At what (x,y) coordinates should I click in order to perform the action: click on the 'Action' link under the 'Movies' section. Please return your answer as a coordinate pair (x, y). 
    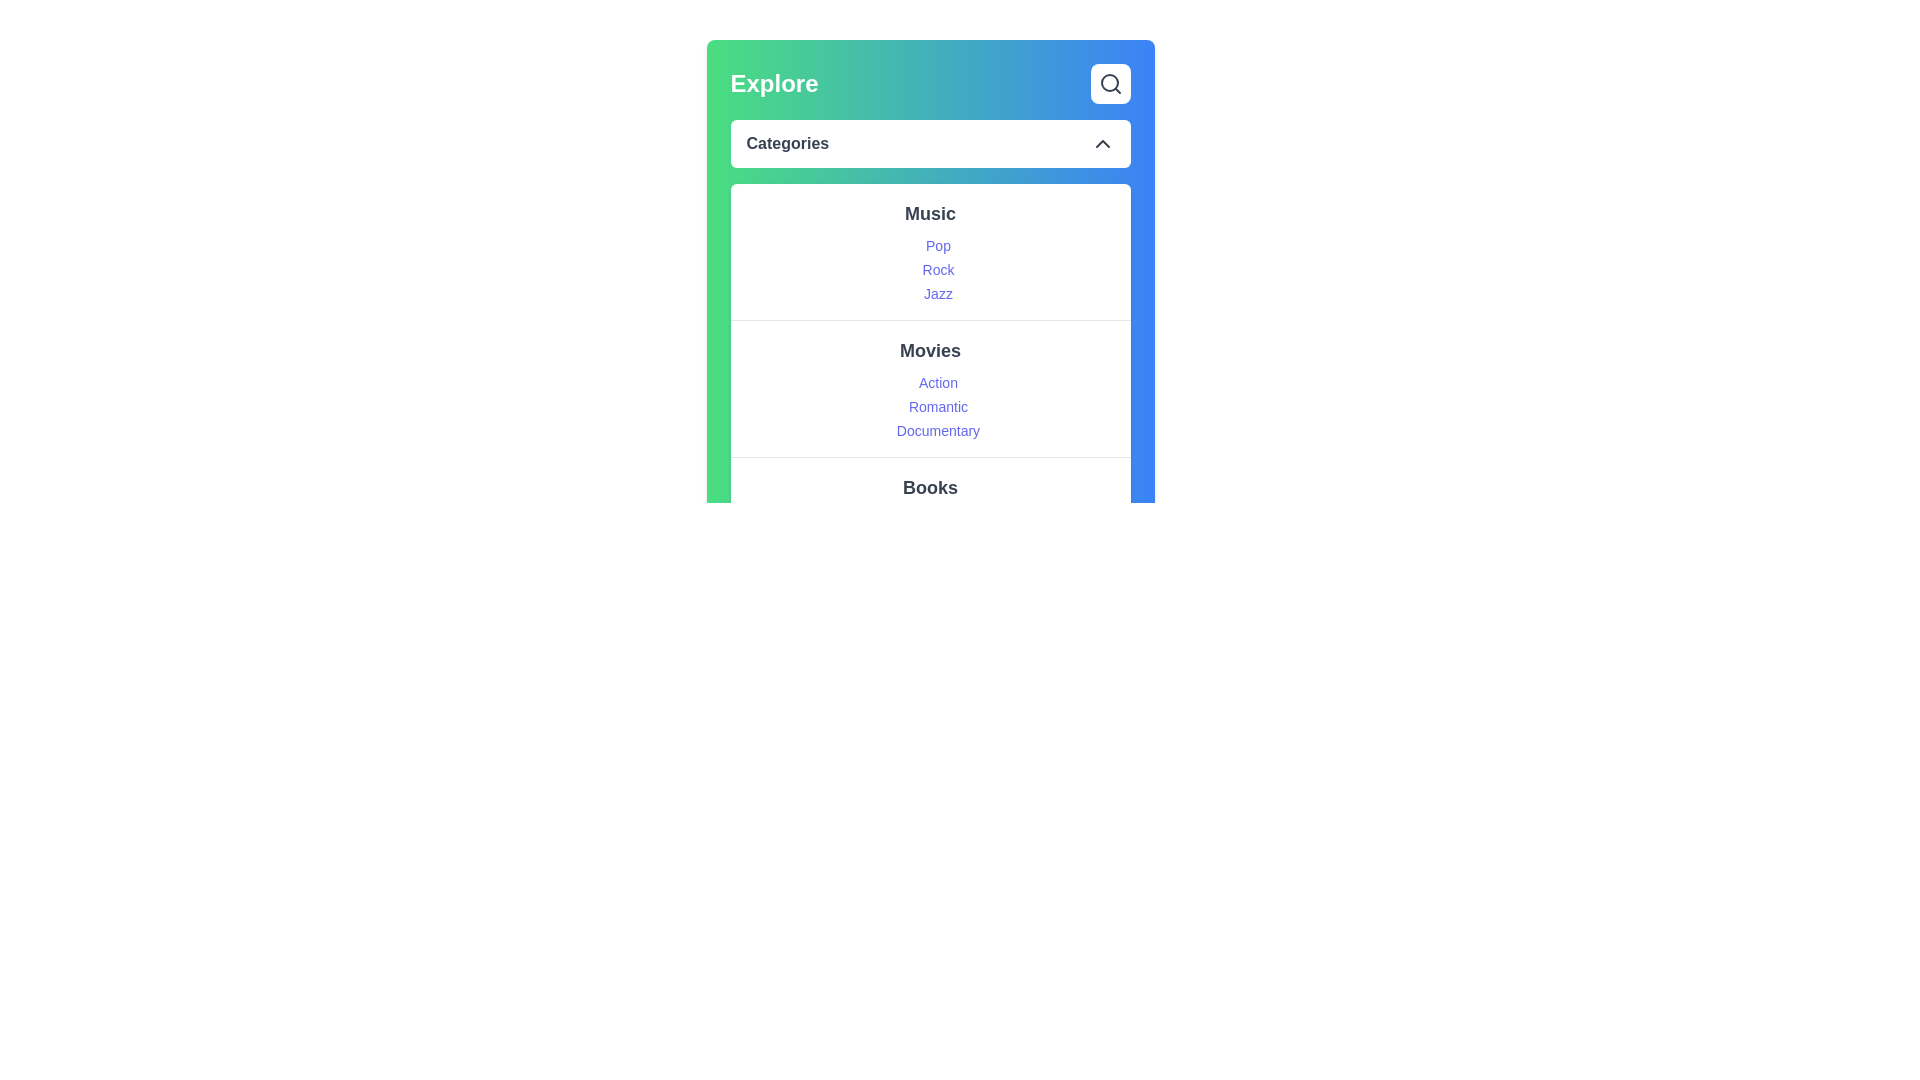
    Looking at the image, I should click on (929, 388).